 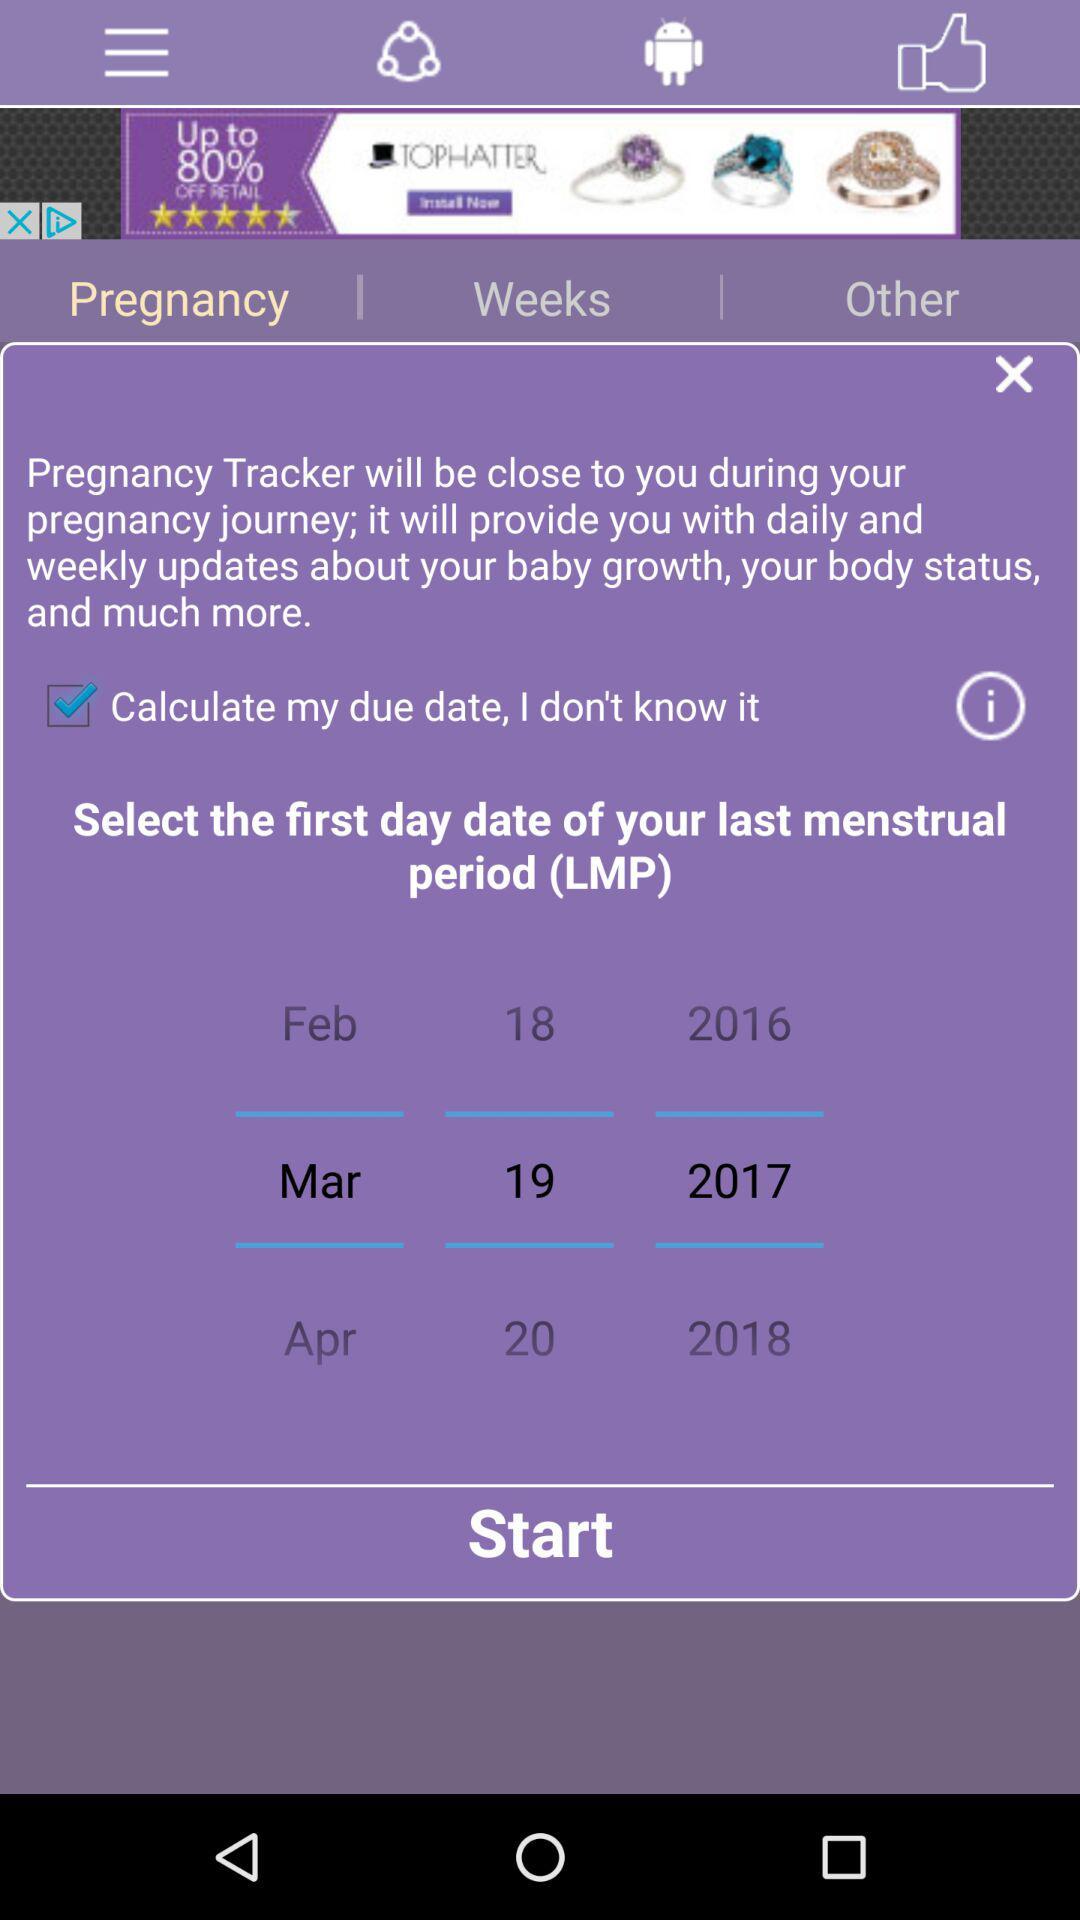 What do you see at coordinates (540, 173) in the screenshot?
I see `open advertisement` at bounding box center [540, 173].